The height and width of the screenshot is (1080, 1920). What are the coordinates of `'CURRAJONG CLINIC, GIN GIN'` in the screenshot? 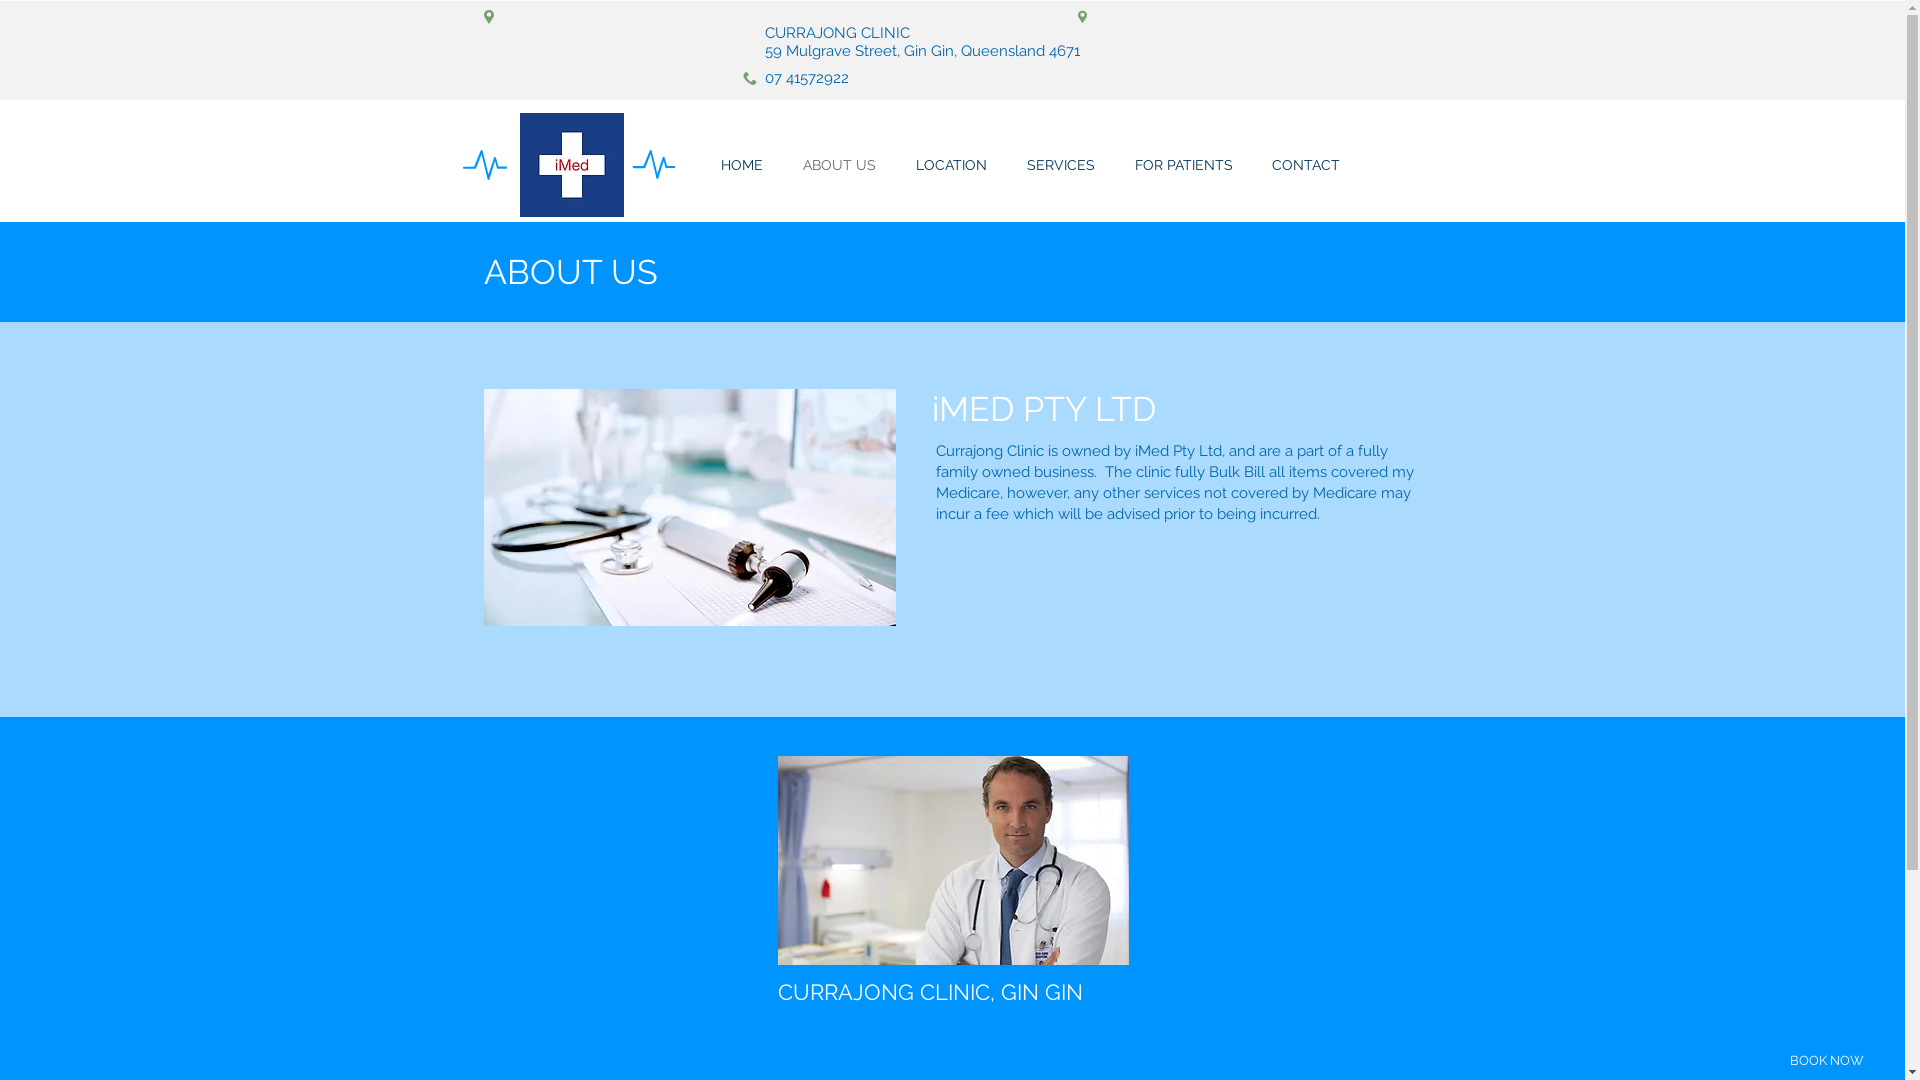 It's located at (776, 991).